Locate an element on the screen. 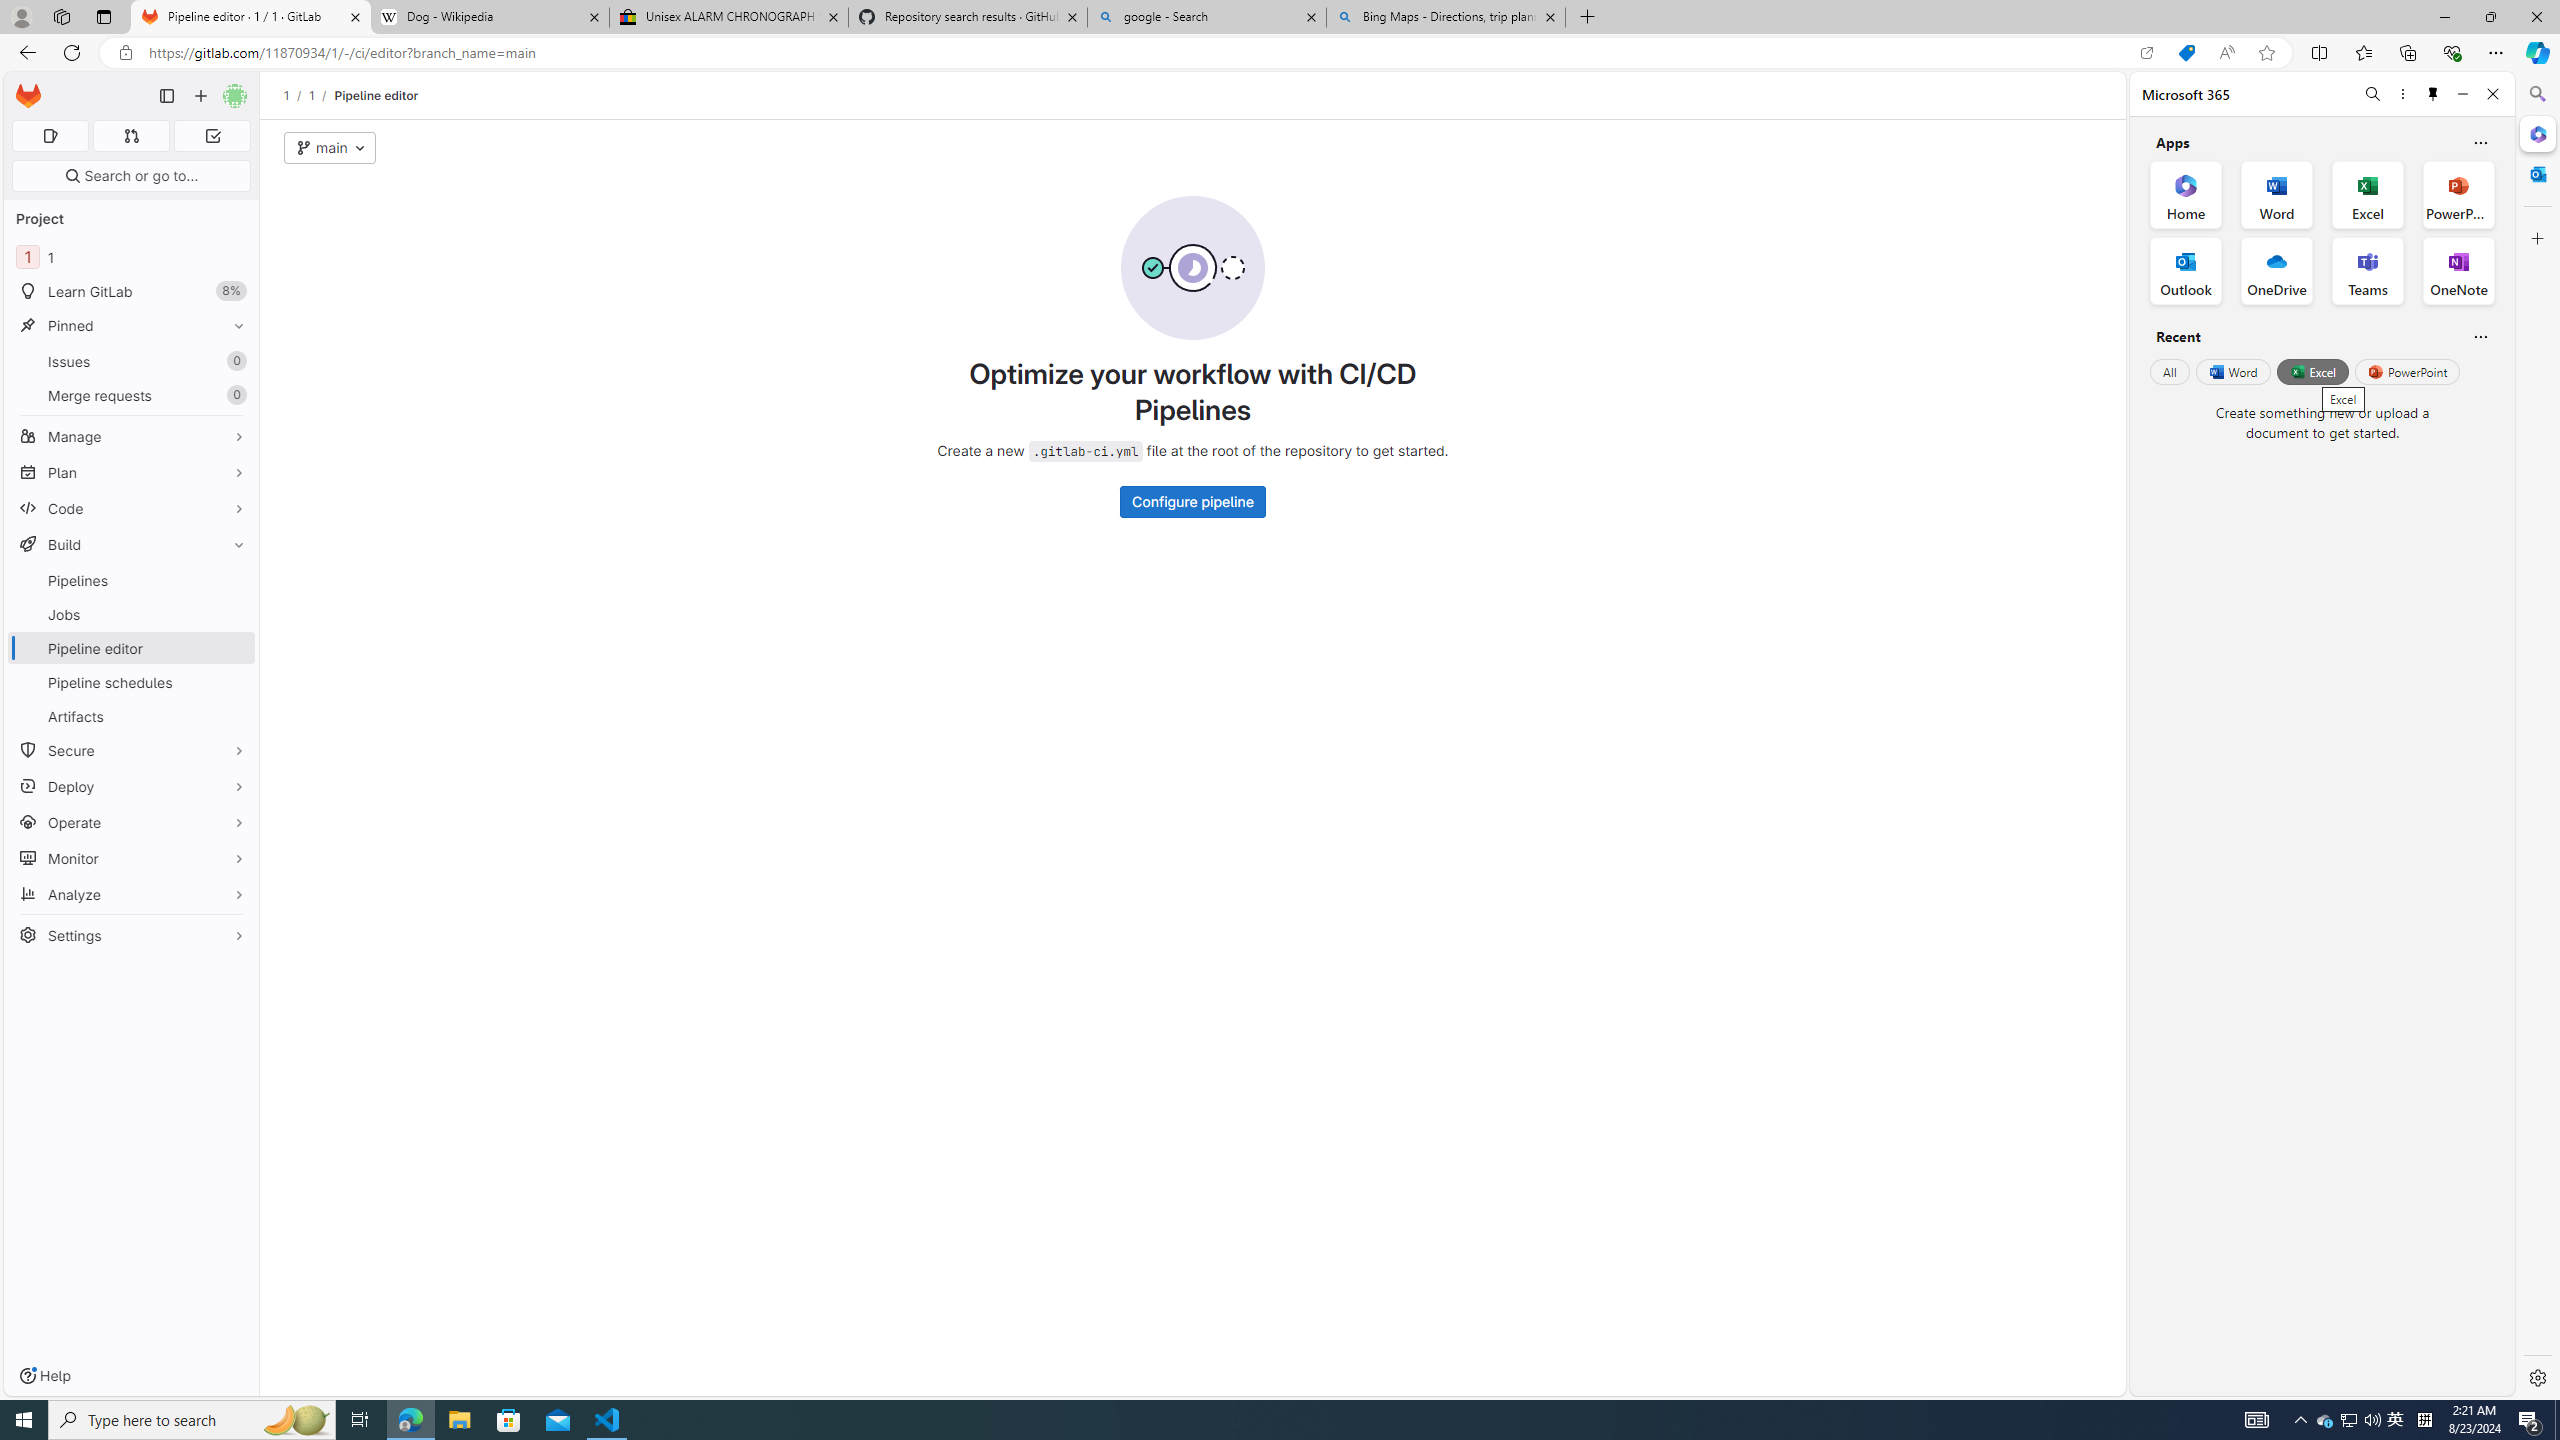  'Issues 0' is located at coordinates (130, 360).